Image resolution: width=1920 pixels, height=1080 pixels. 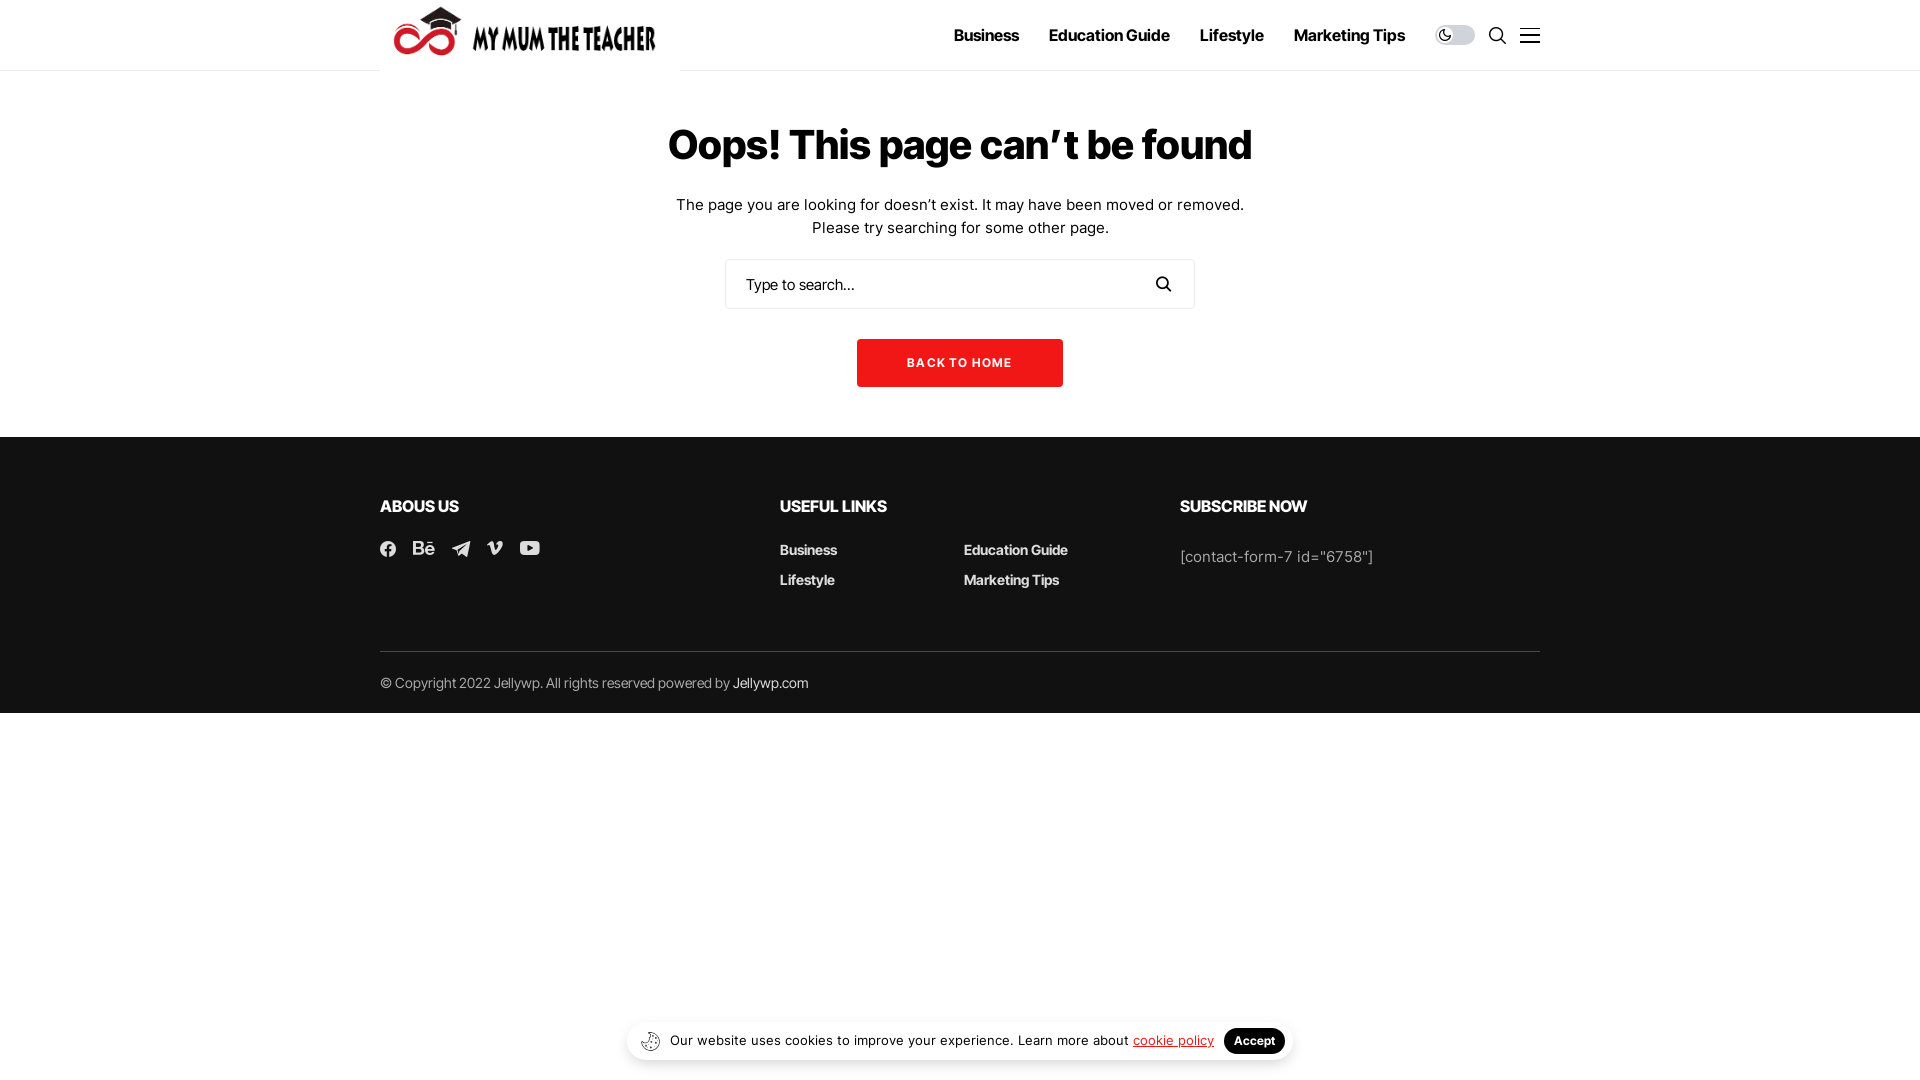 I want to click on 'cookie policy', so click(x=1132, y=1039).